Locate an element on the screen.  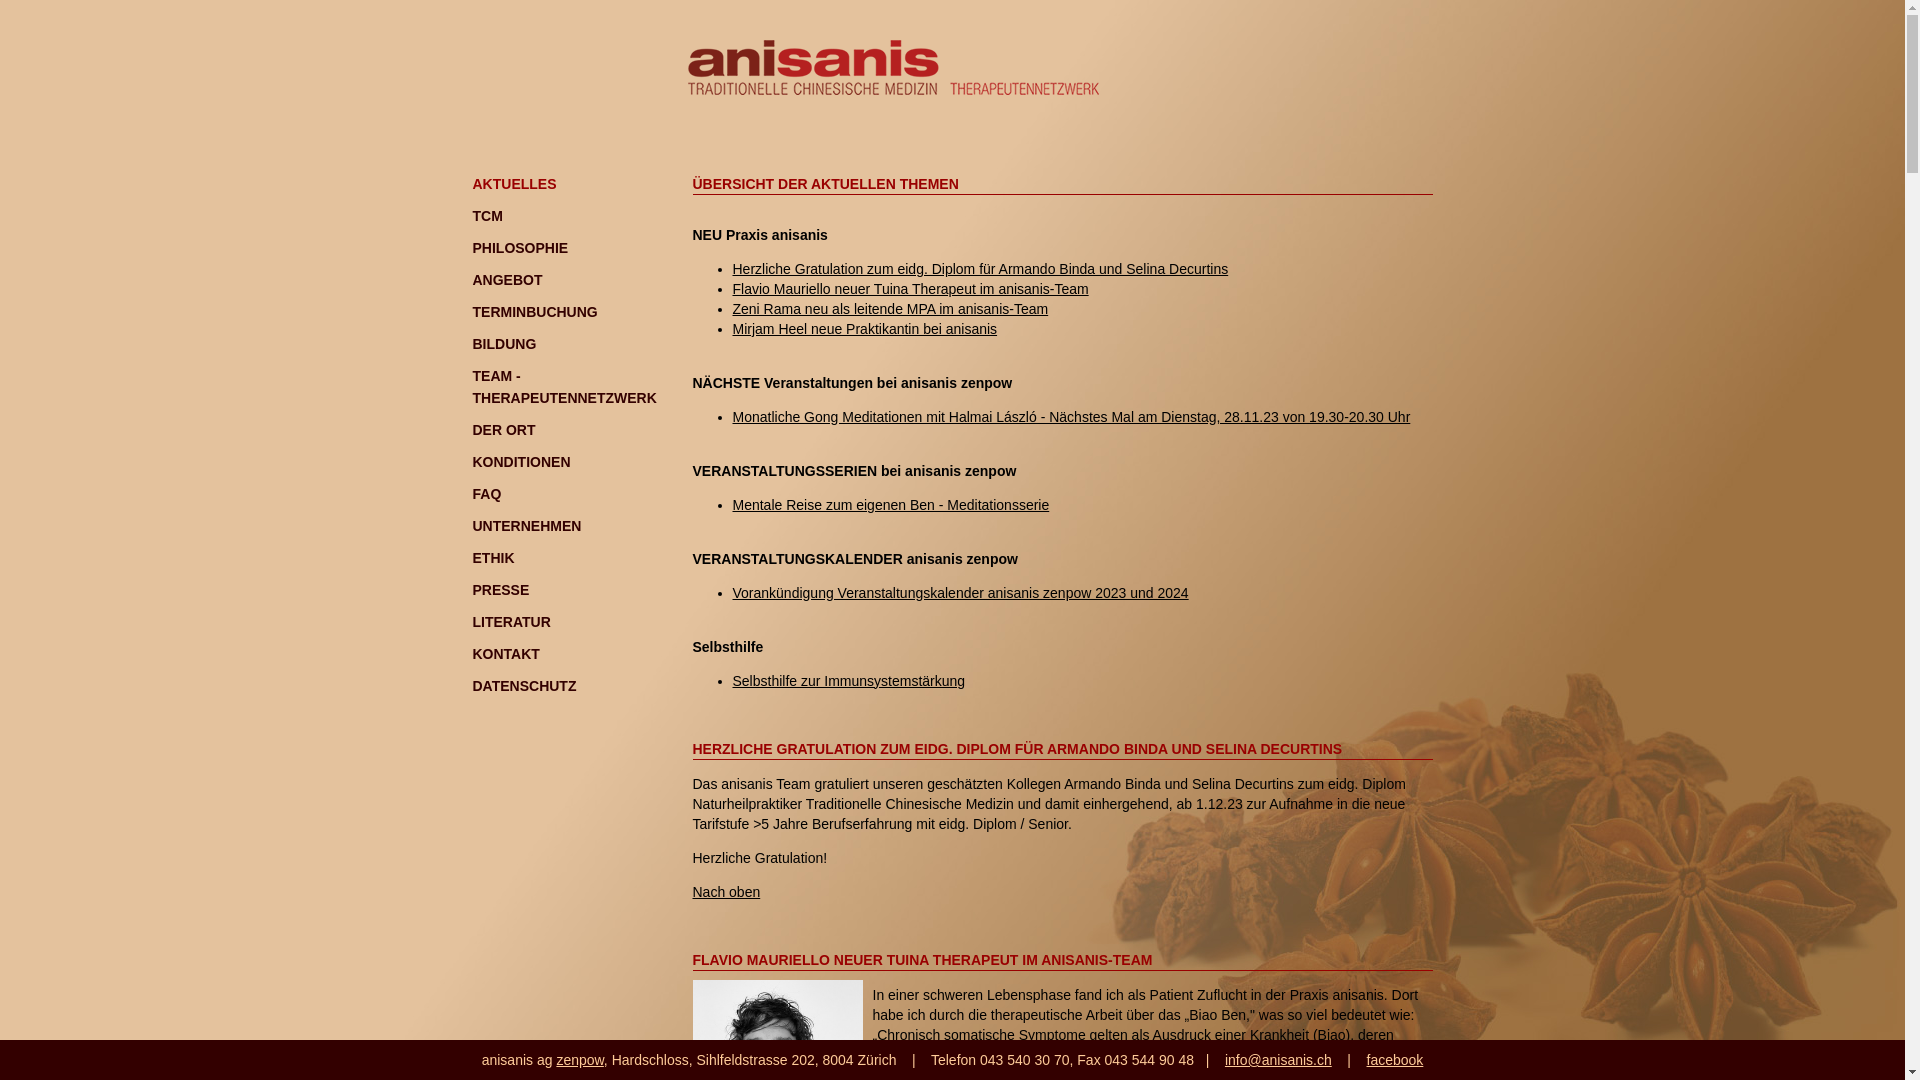
'TERMINBUCHUNG' is located at coordinates (534, 312).